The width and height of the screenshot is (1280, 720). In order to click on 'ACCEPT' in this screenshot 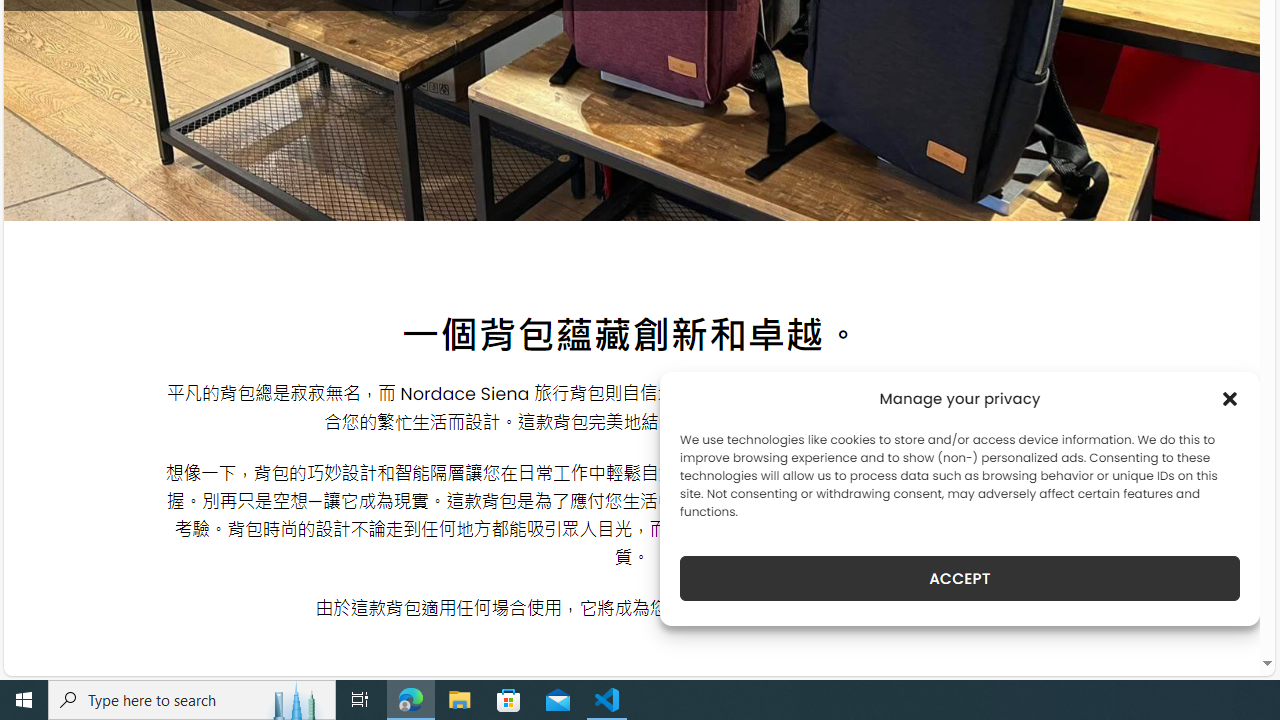, I will do `click(960, 578)`.